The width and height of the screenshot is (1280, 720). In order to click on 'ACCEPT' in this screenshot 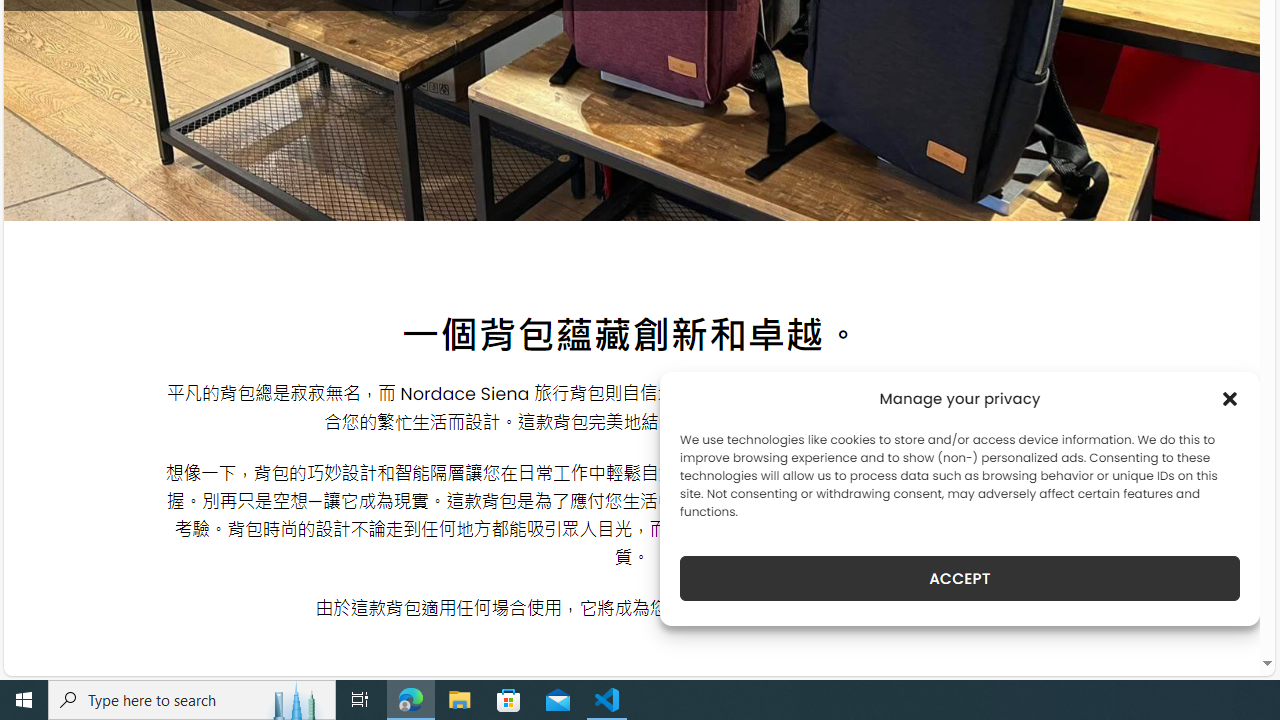, I will do `click(960, 578)`.